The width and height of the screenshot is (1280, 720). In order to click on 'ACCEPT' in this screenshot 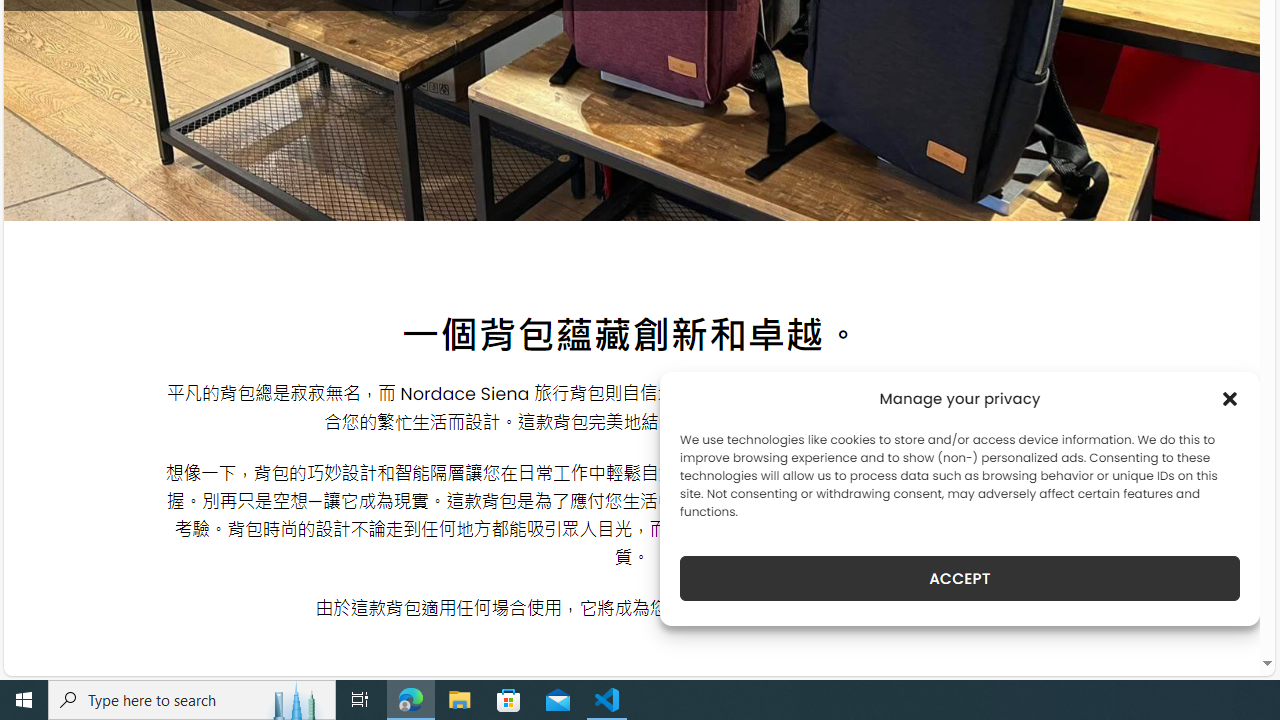, I will do `click(960, 578)`.